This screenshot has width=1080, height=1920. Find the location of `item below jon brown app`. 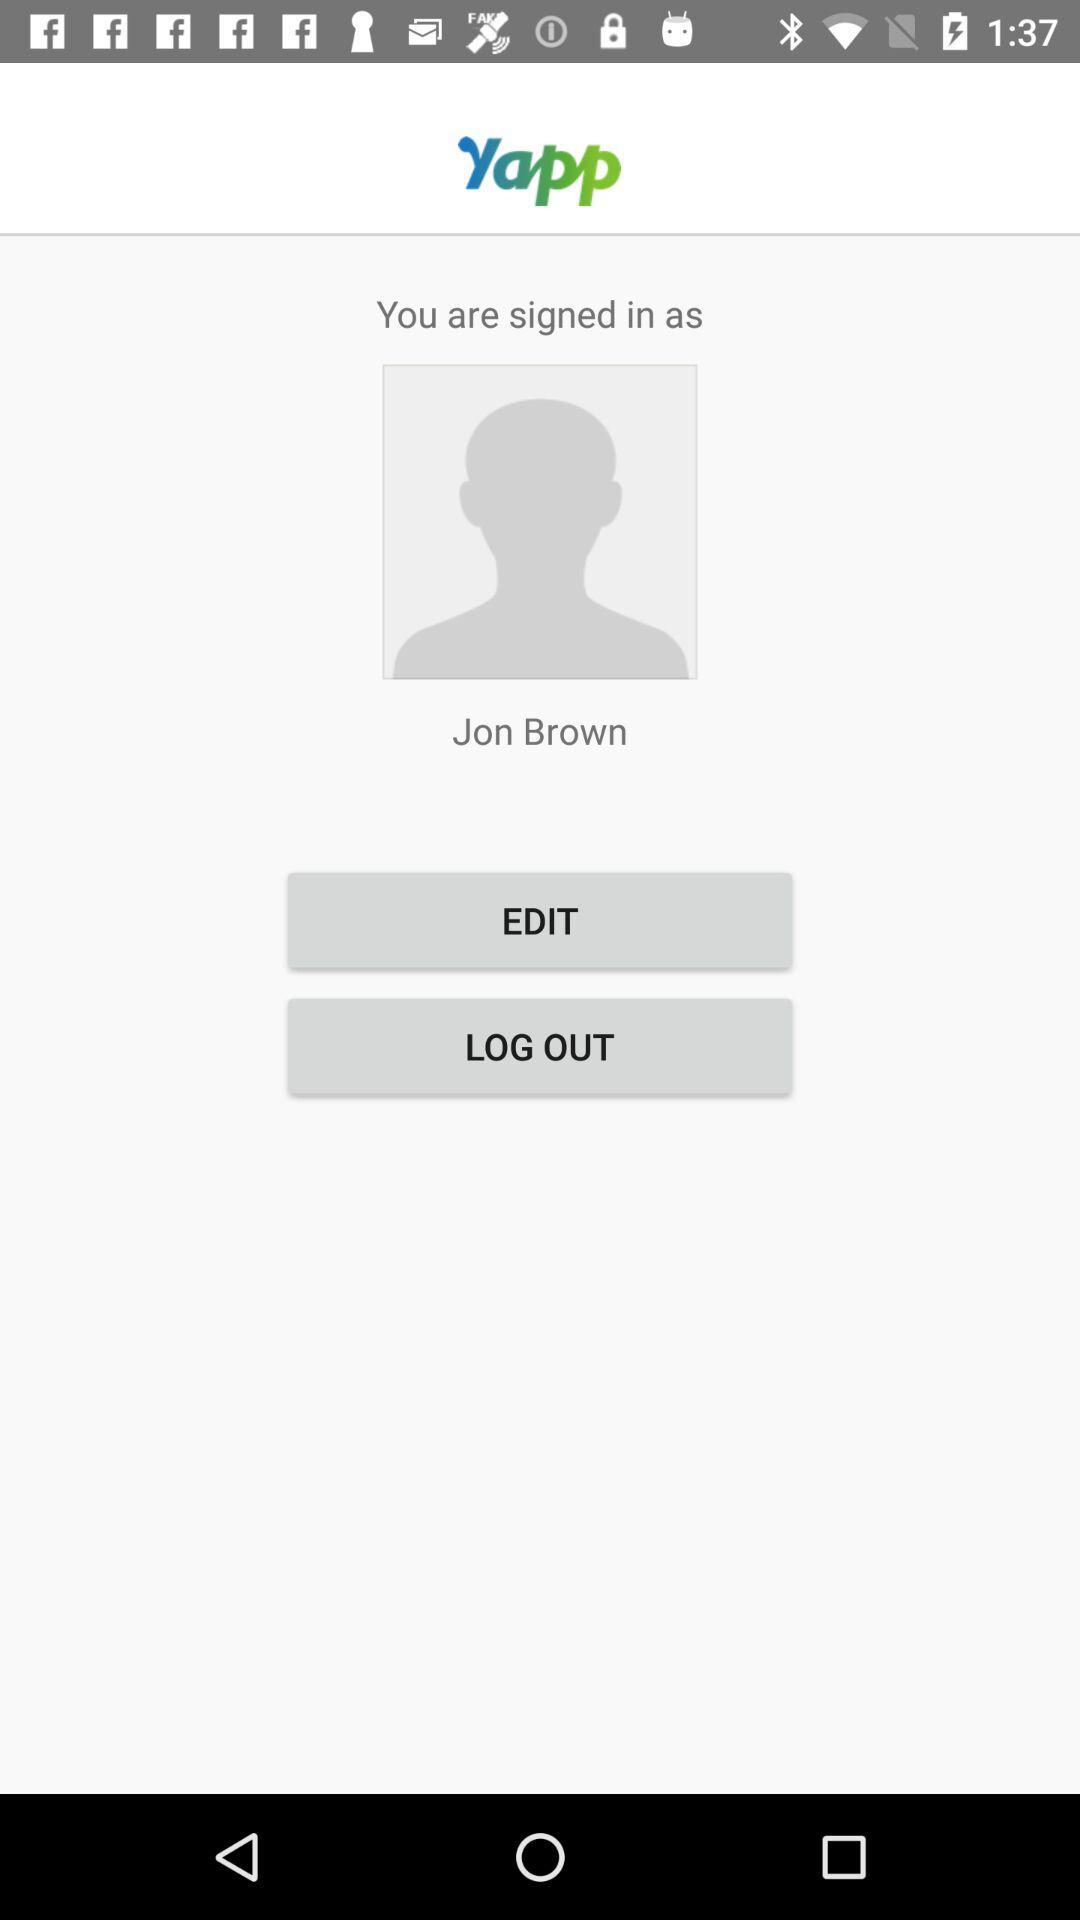

item below jon brown app is located at coordinates (540, 919).